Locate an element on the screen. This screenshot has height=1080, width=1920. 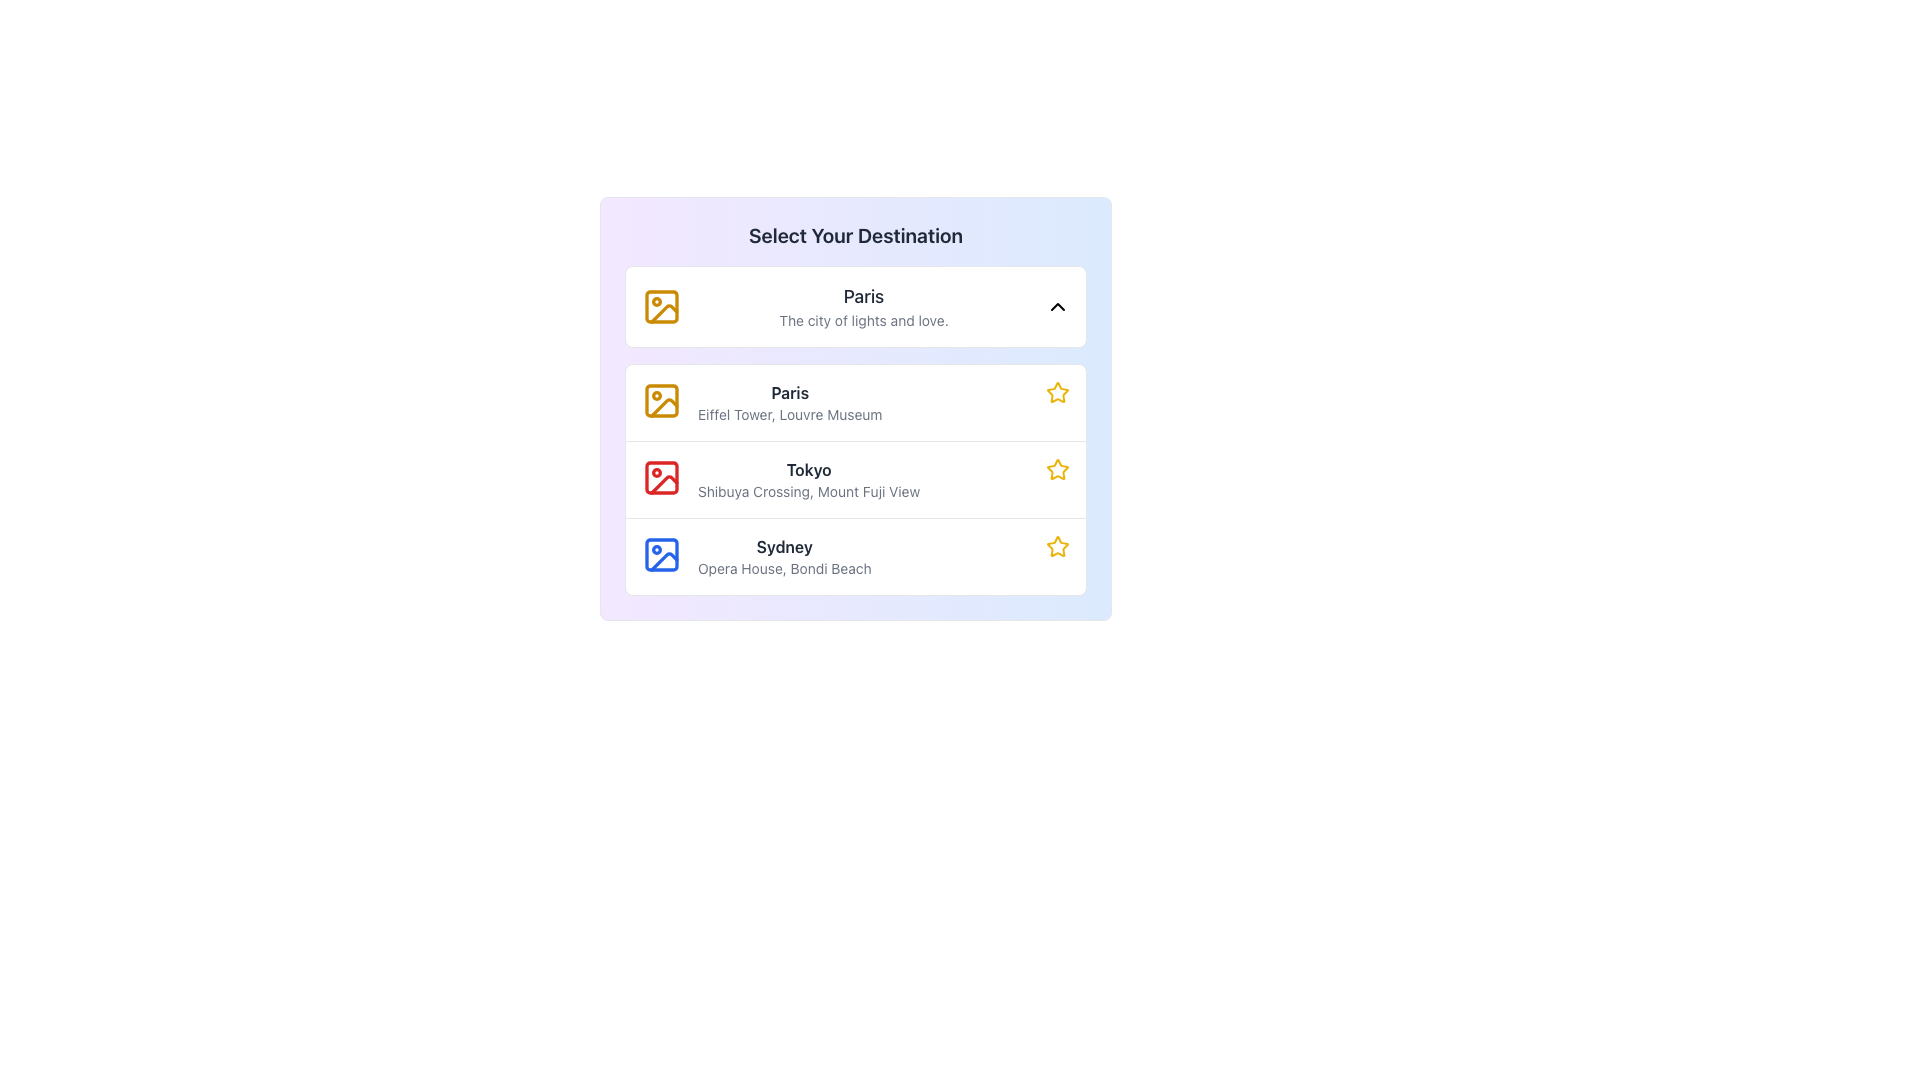
the Tokyo destination icon, which is located in the second row of a vertical list interface, positioned to the left of the text 'Tokyo' is located at coordinates (664, 484).